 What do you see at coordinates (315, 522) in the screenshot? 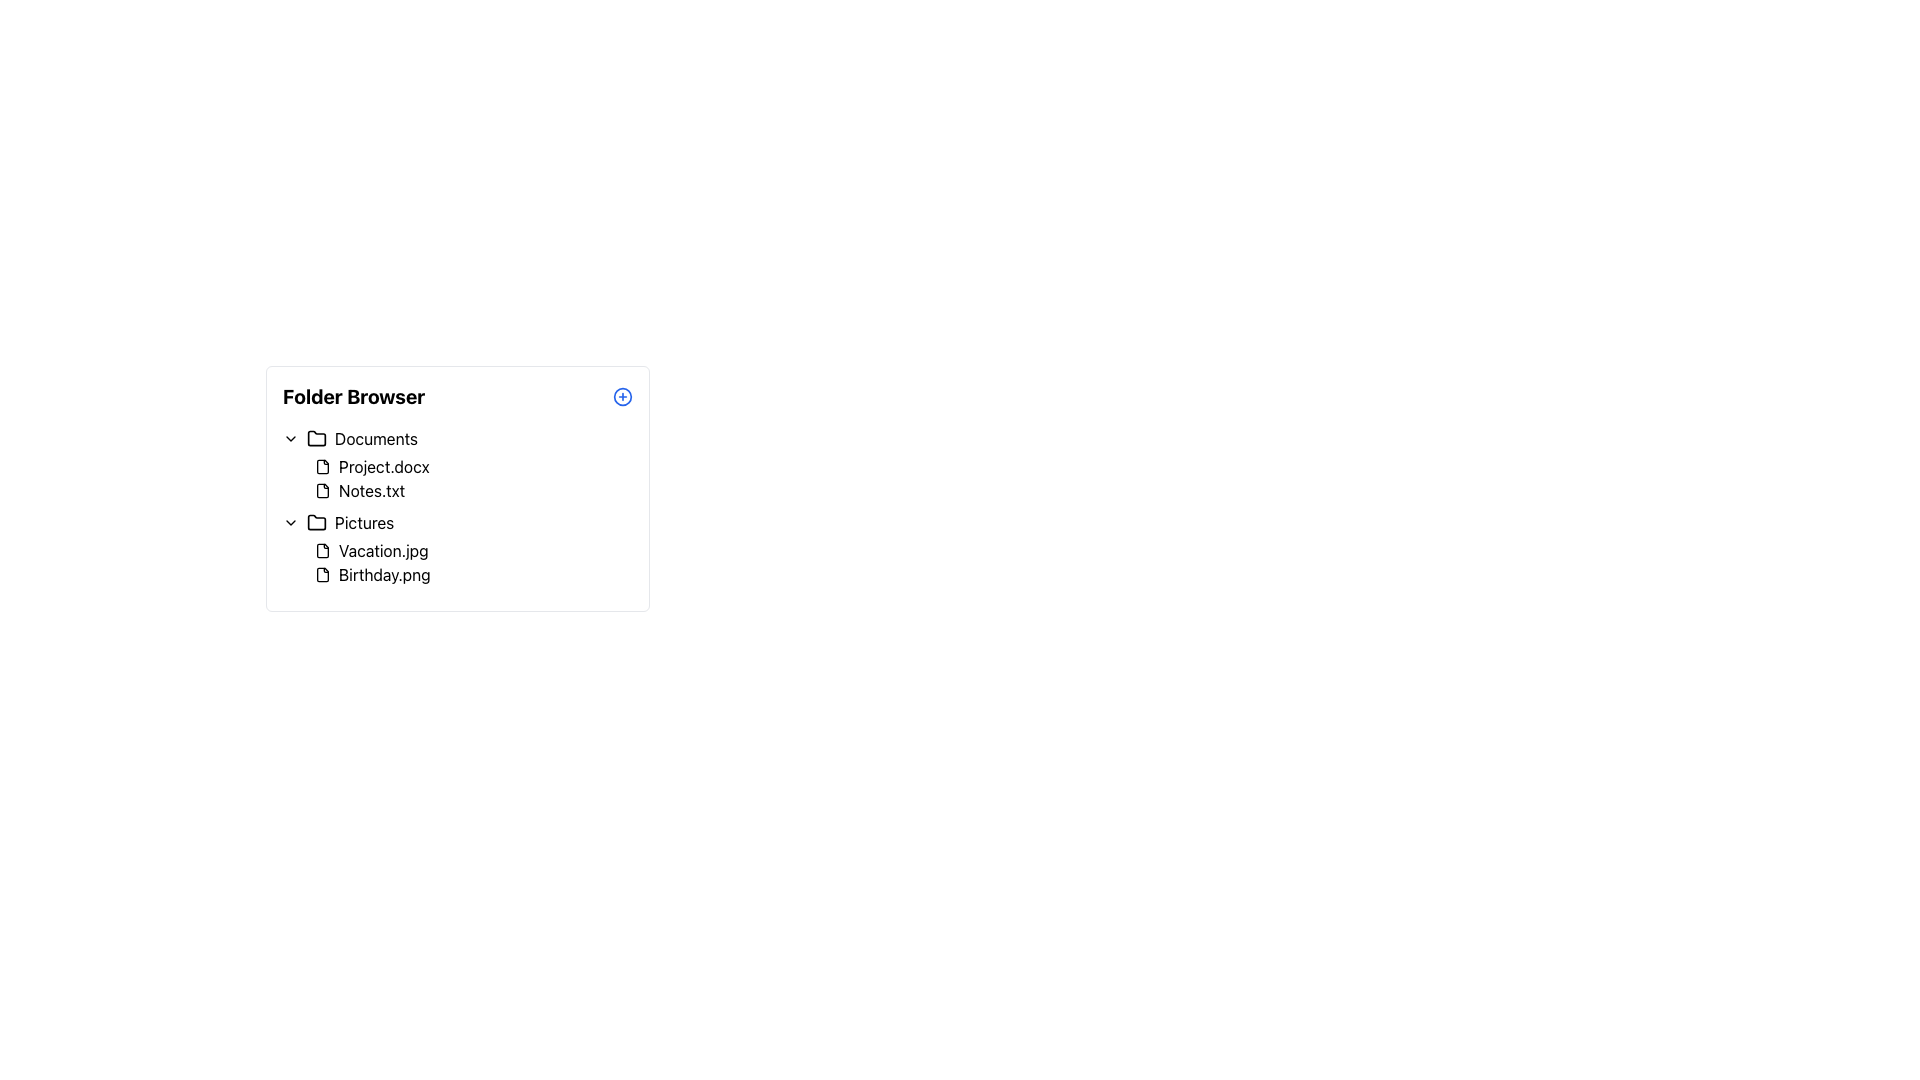
I see `the compact folder icon located to the left of the text 'Pictures' in the directory listing` at bounding box center [315, 522].